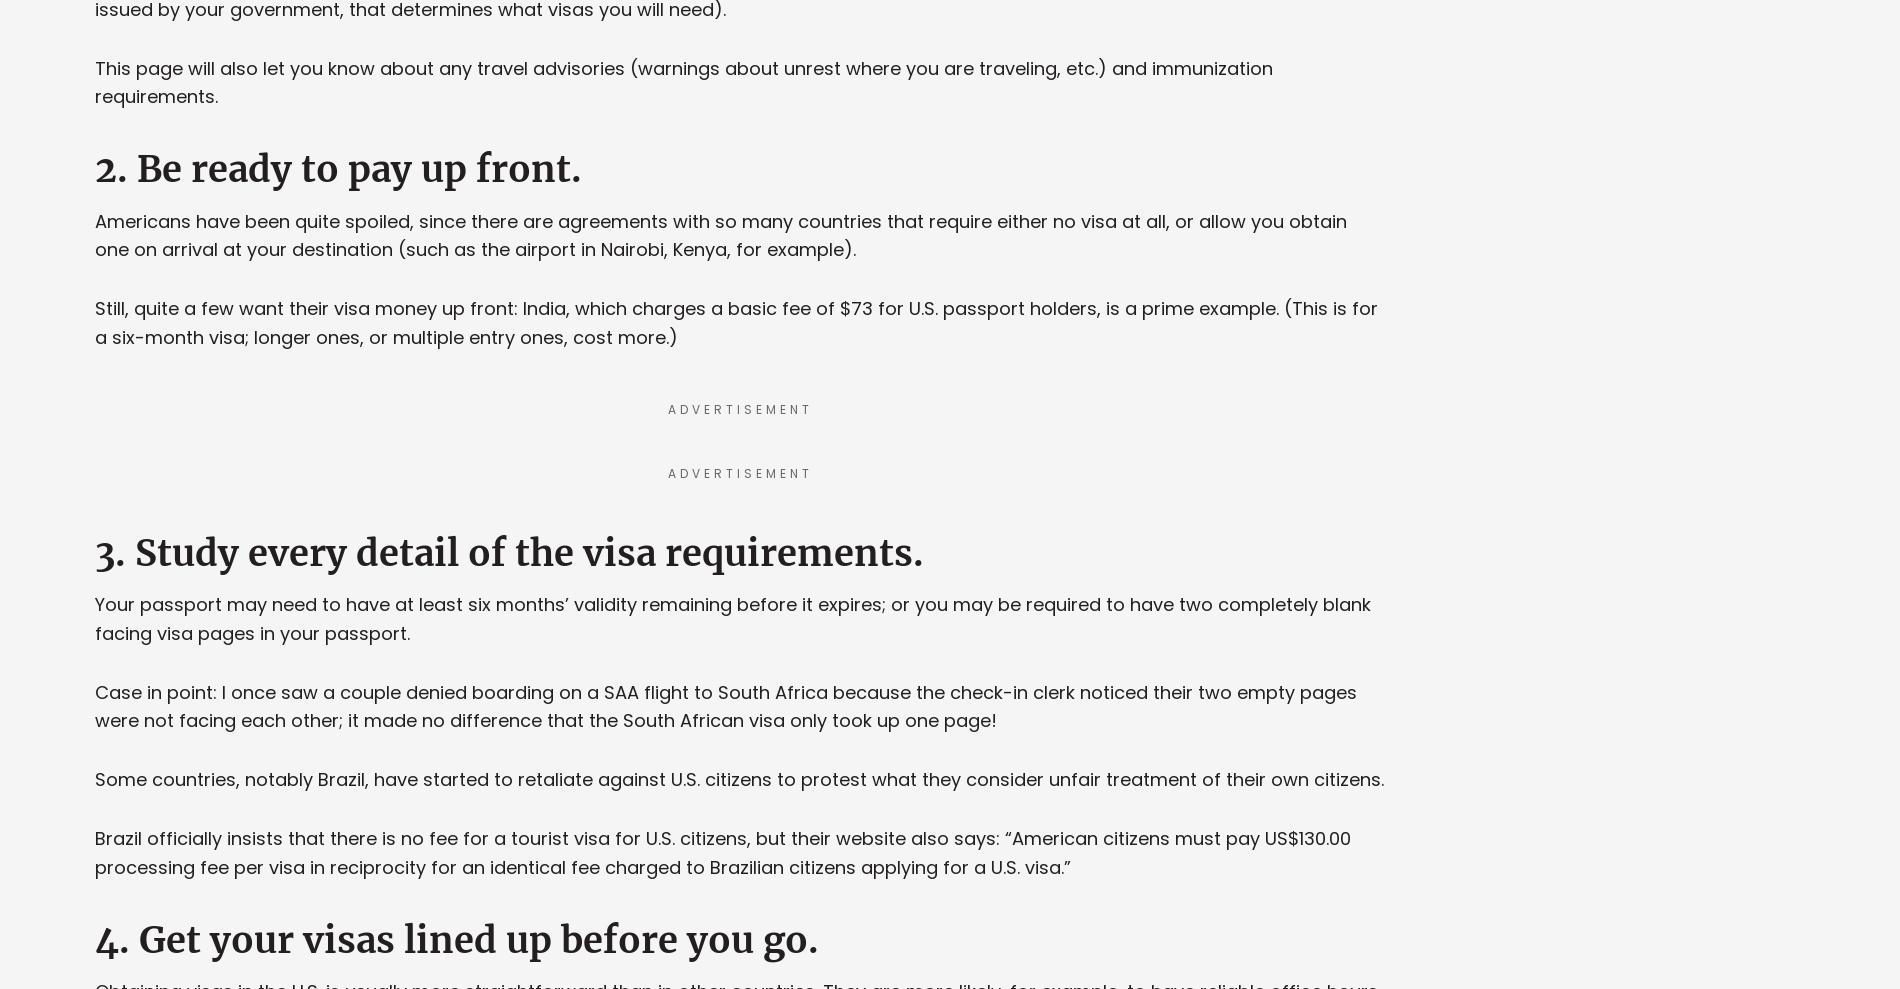  Describe the element at coordinates (720, 233) in the screenshot. I see `'Americans have been quite spoiled, since there are agreements with so many countries that require either no visa at all, or allow you obtain one on arrival at your destination (such as the airport in Nairobi, Kenya, for example).'` at that location.